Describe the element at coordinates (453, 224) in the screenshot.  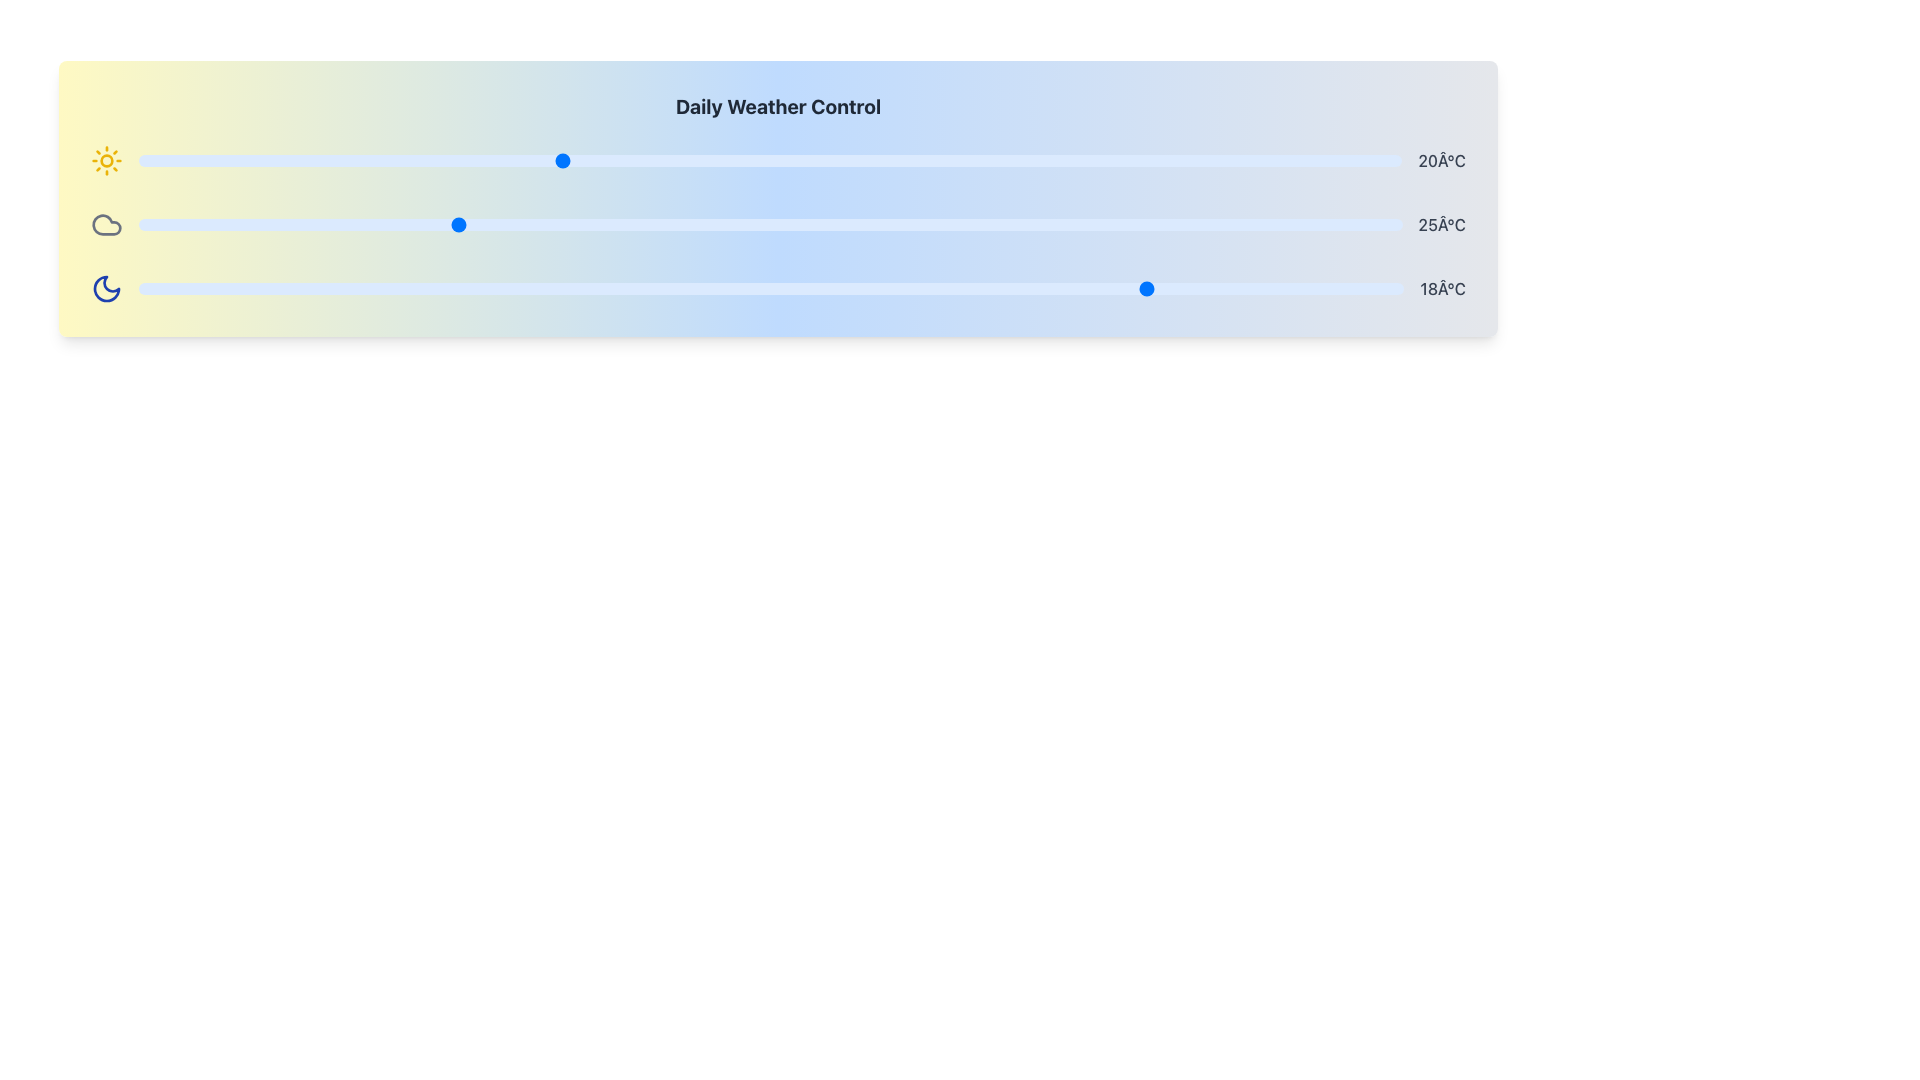
I see `the temperature` at that location.